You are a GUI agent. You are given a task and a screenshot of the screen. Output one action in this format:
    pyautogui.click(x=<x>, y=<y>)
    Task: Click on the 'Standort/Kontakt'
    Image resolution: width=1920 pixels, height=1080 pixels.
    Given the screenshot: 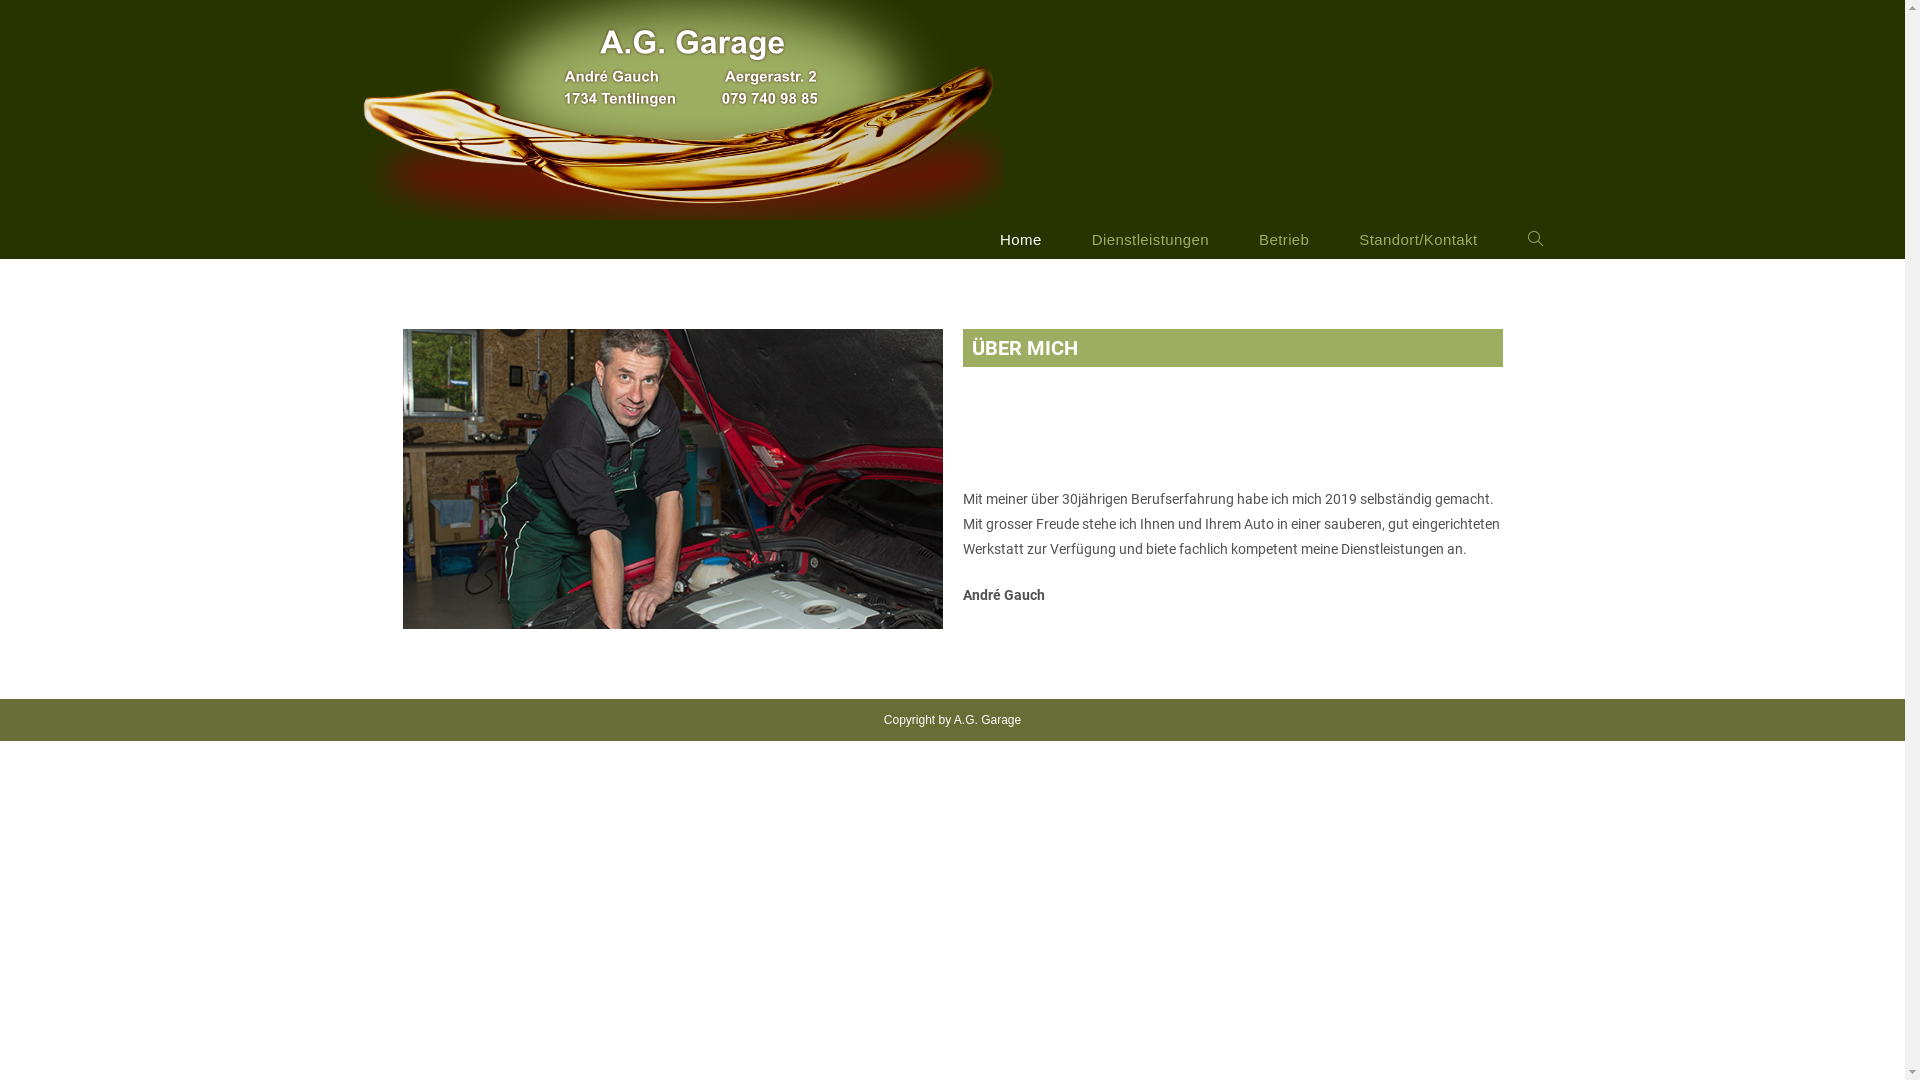 What is the action you would take?
    pyautogui.click(x=1416, y=238)
    